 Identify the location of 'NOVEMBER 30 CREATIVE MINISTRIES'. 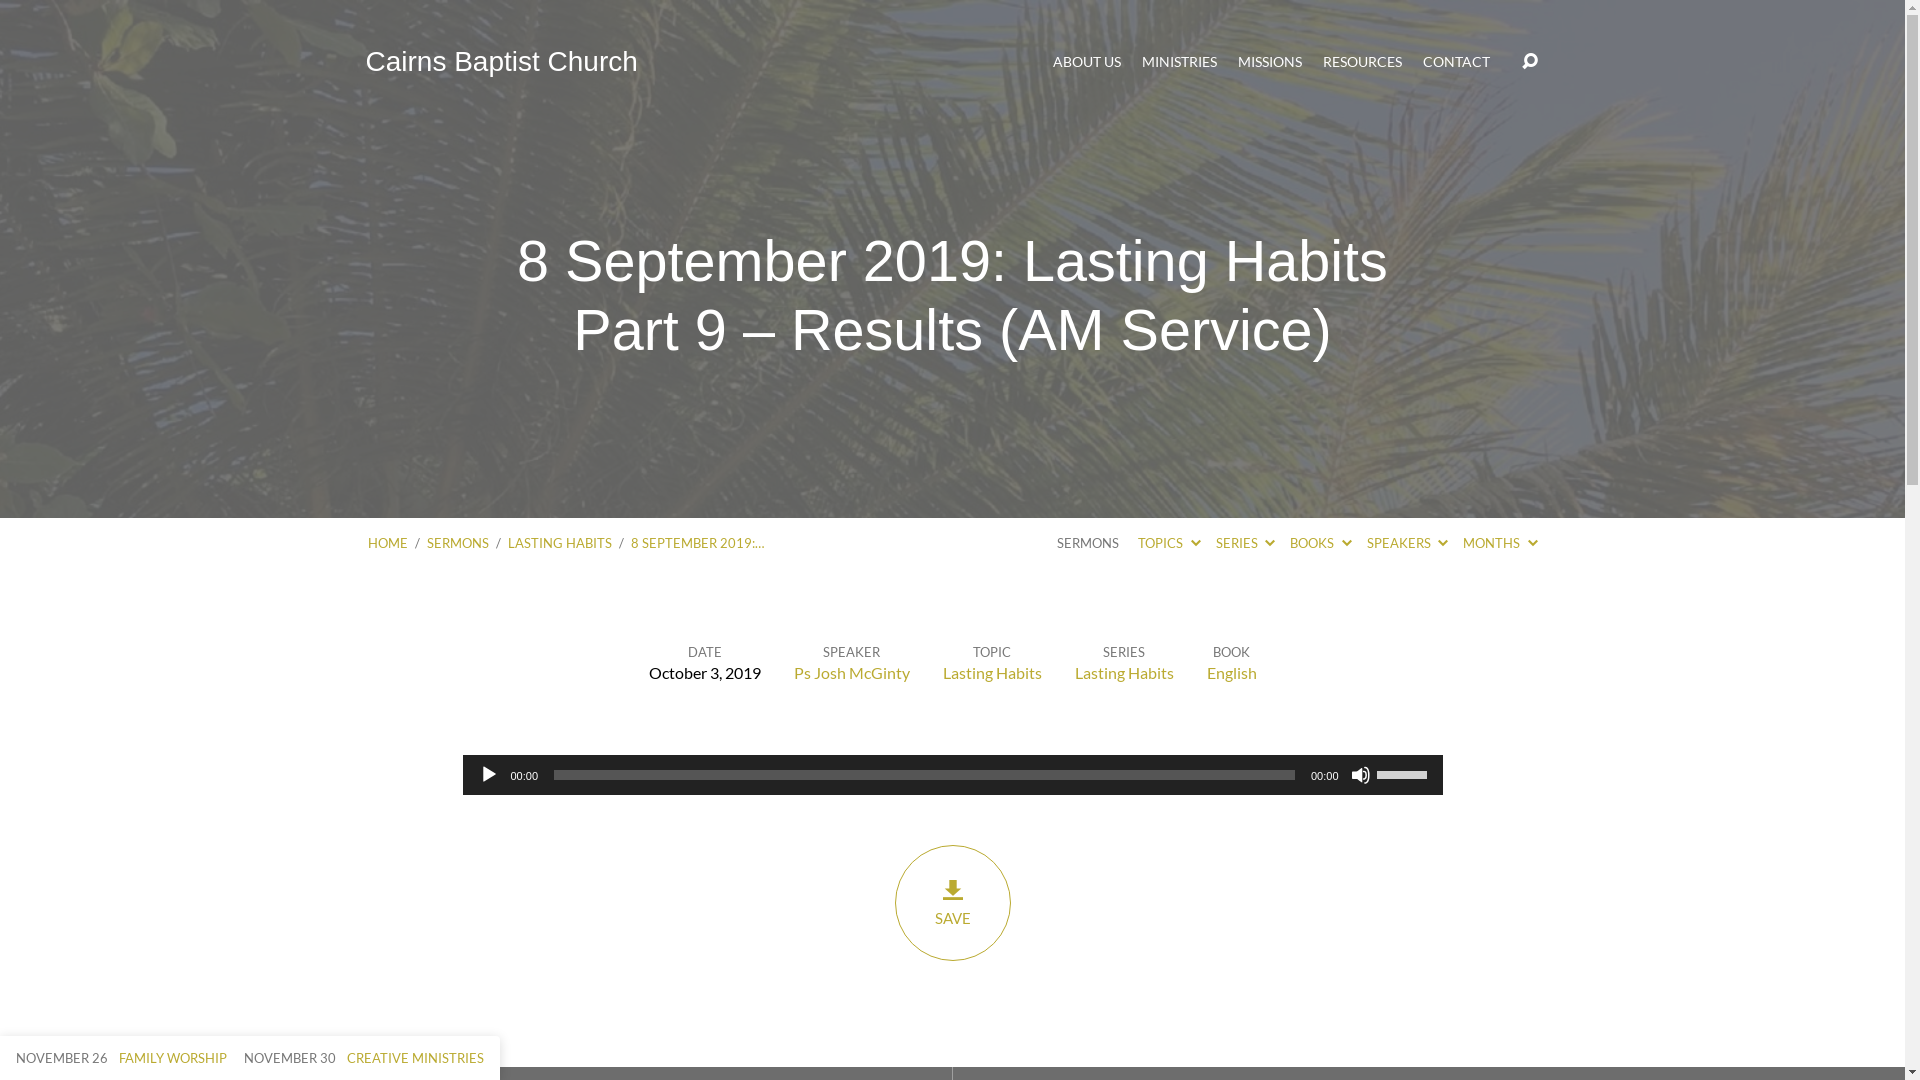
(364, 1056).